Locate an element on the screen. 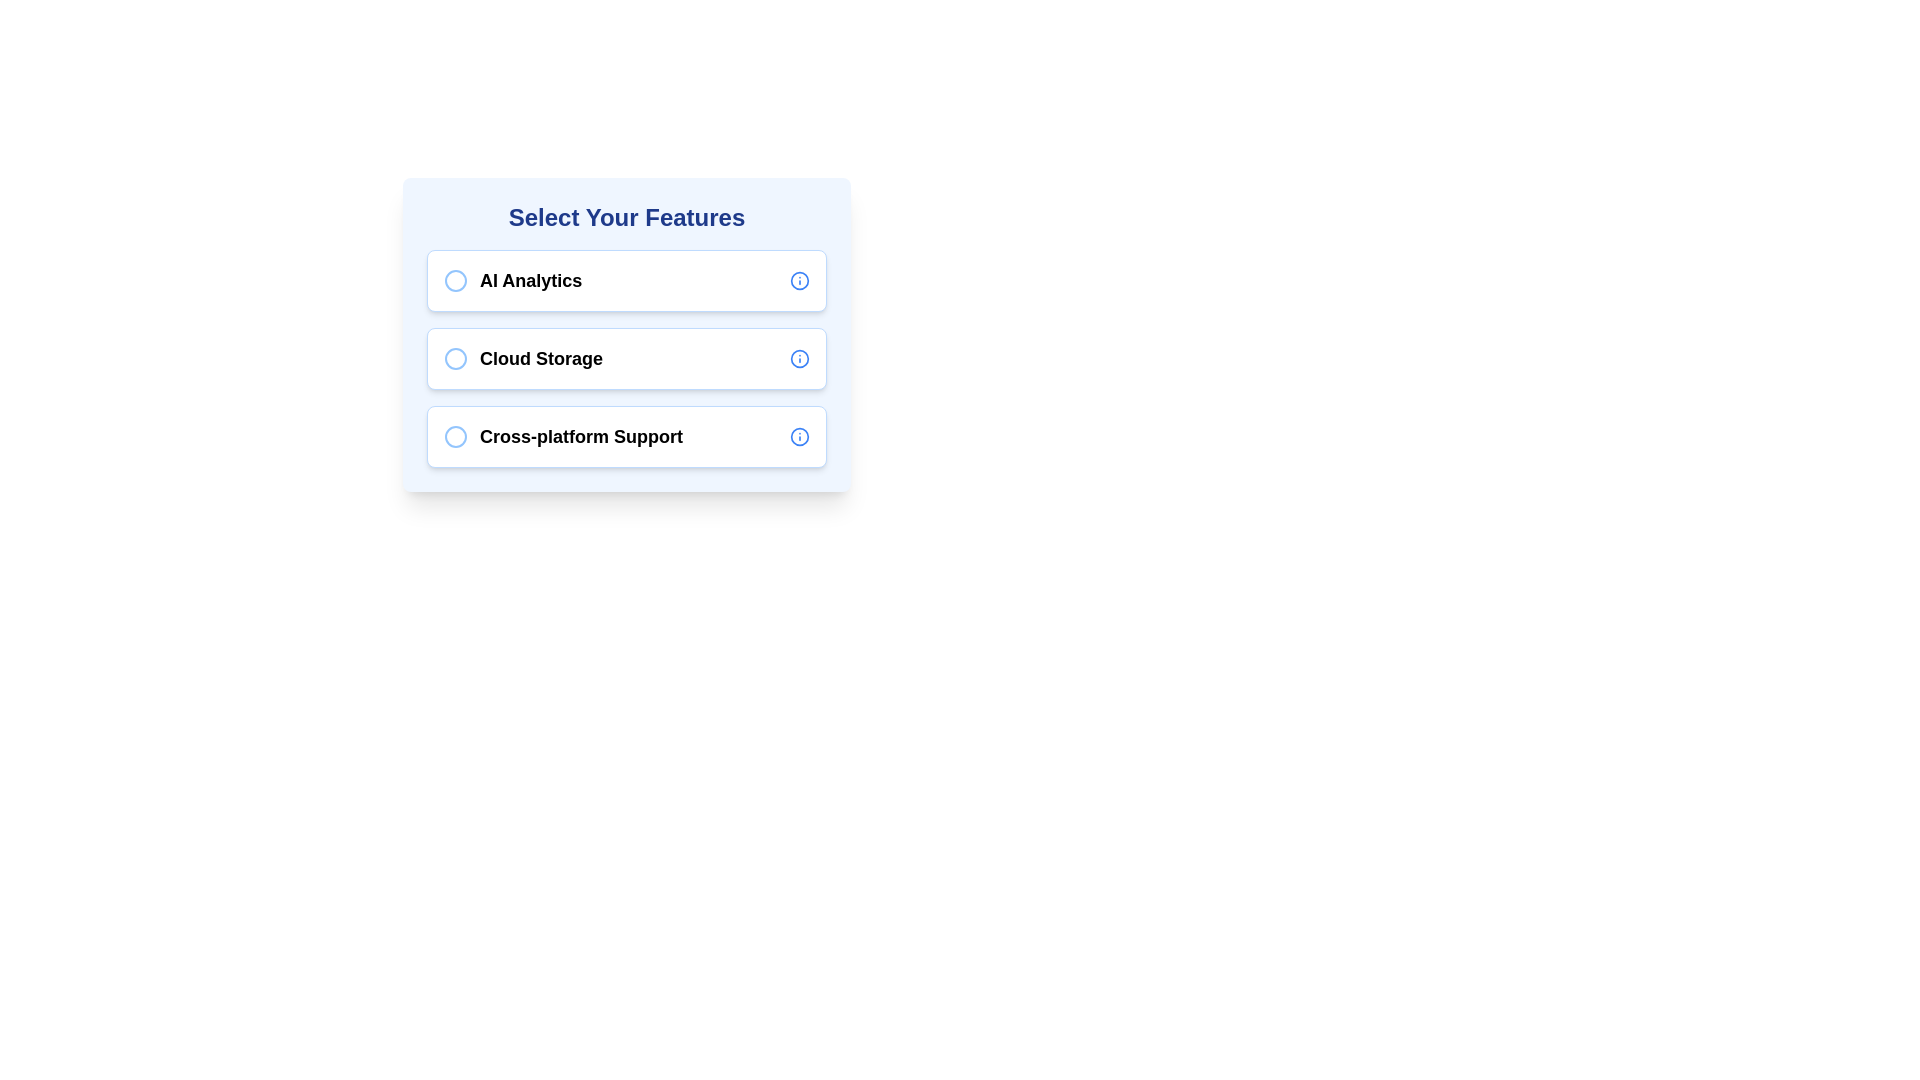 The width and height of the screenshot is (1920, 1080). the SVG circle graphic that is part of the 'AI Analytics' list item, located at the center of the icon space is located at coordinates (455, 281).